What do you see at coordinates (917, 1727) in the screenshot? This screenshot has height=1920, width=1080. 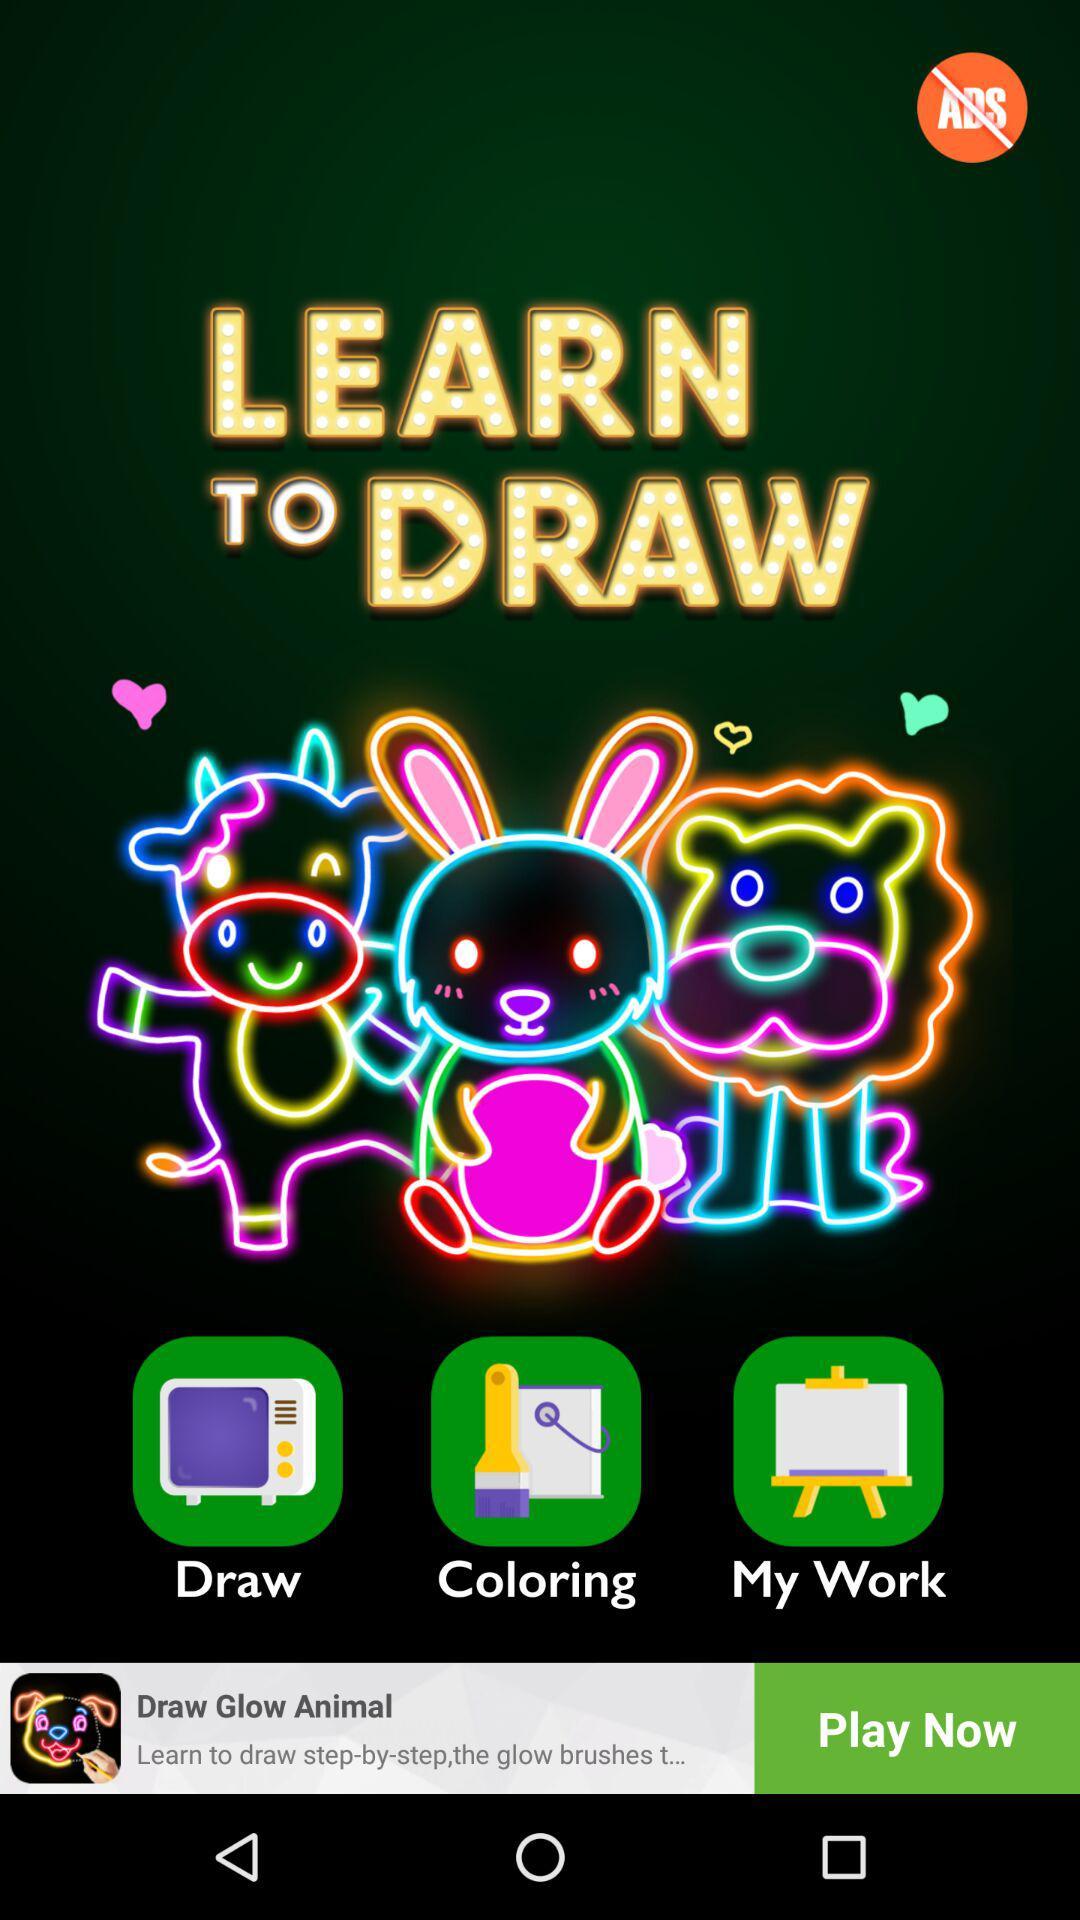 I see `the app to the right of the draw glow animal` at bounding box center [917, 1727].